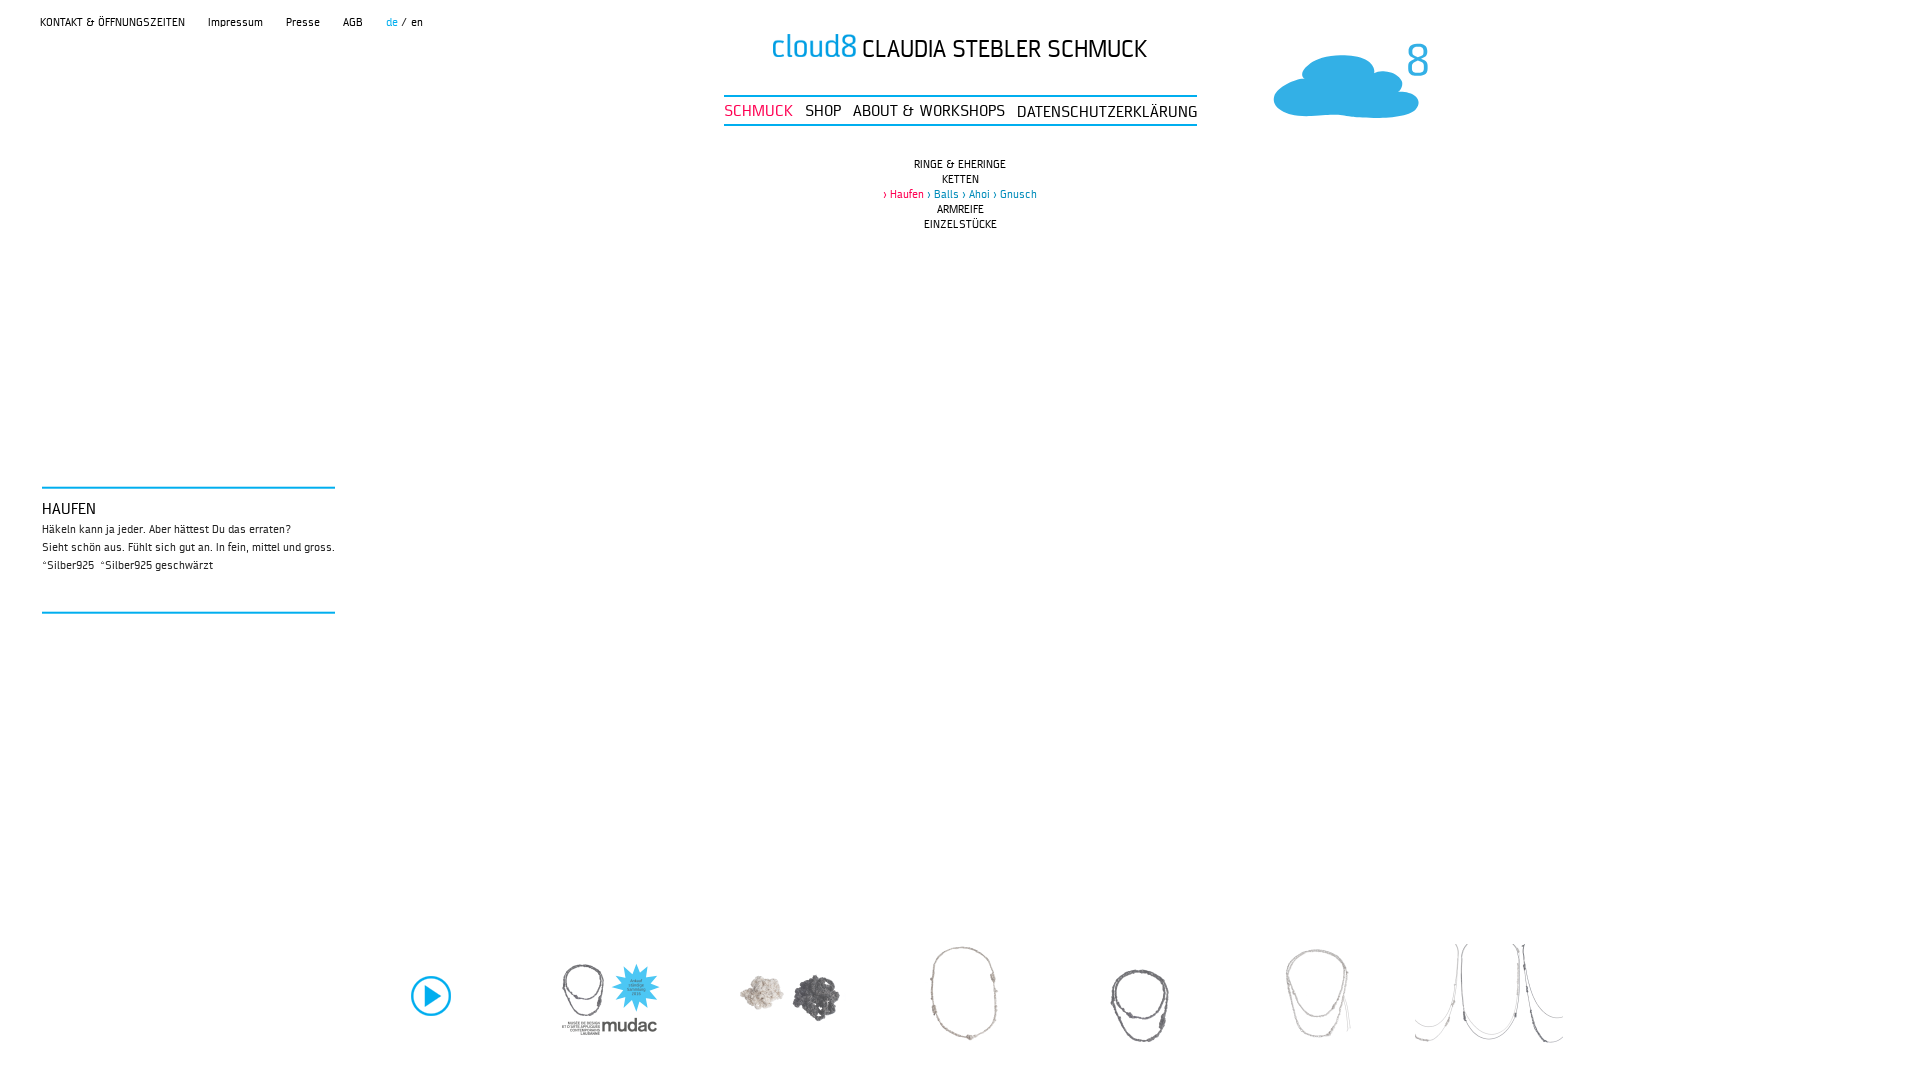 This screenshot has height=1080, width=1920. I want to click on 'Balls', so click(941, 195).